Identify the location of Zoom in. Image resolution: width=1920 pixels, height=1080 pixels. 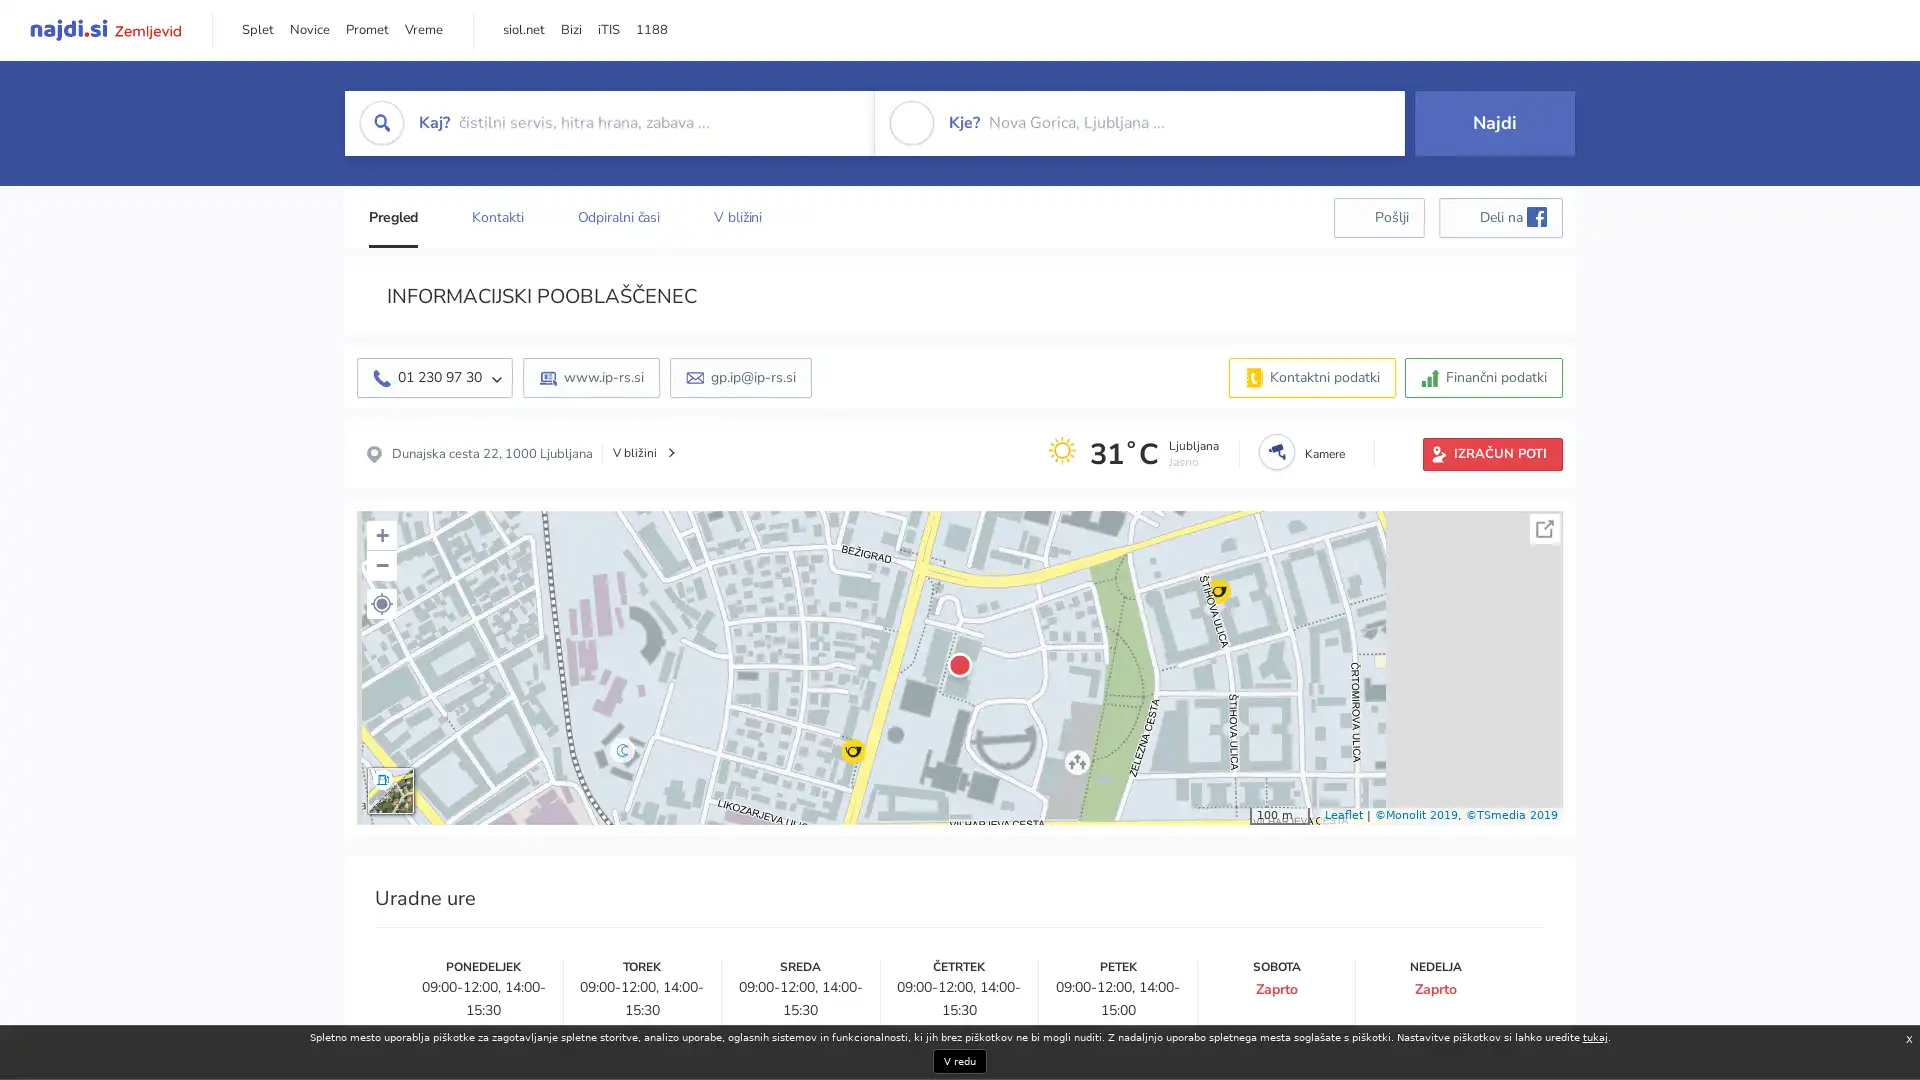
(382, 534).